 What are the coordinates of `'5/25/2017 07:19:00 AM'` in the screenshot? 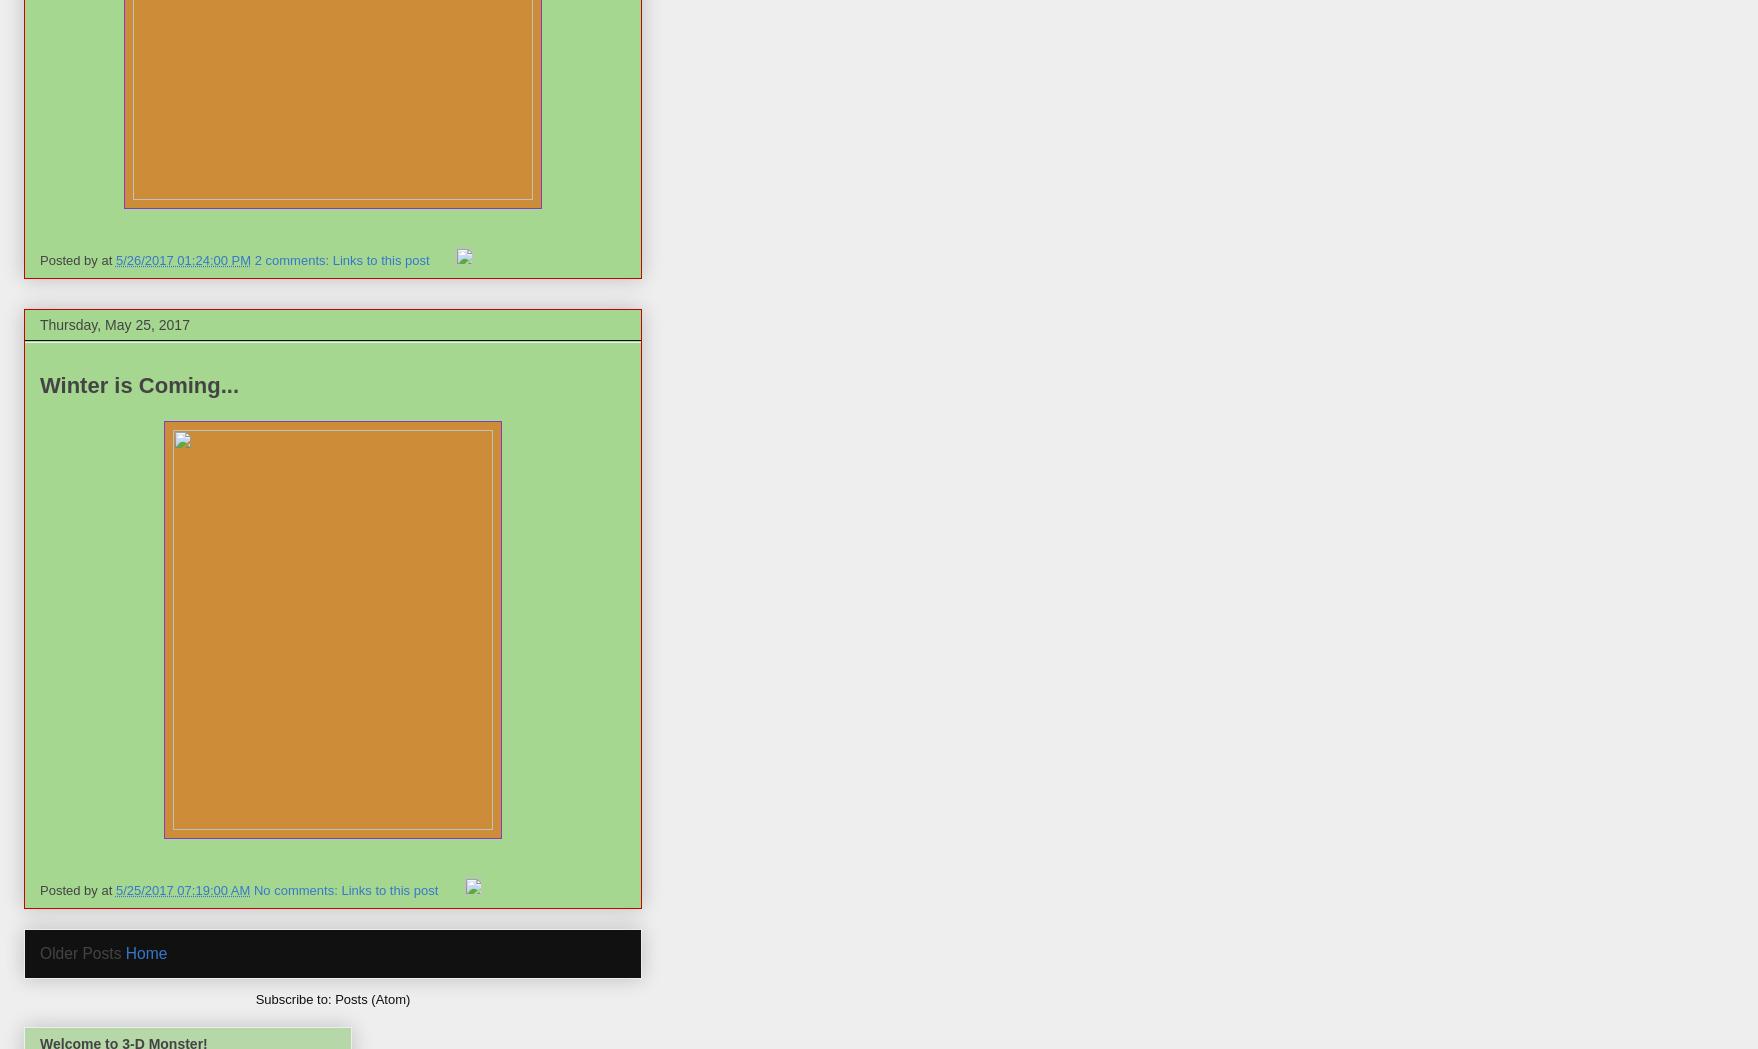 It's located at (181, 888).